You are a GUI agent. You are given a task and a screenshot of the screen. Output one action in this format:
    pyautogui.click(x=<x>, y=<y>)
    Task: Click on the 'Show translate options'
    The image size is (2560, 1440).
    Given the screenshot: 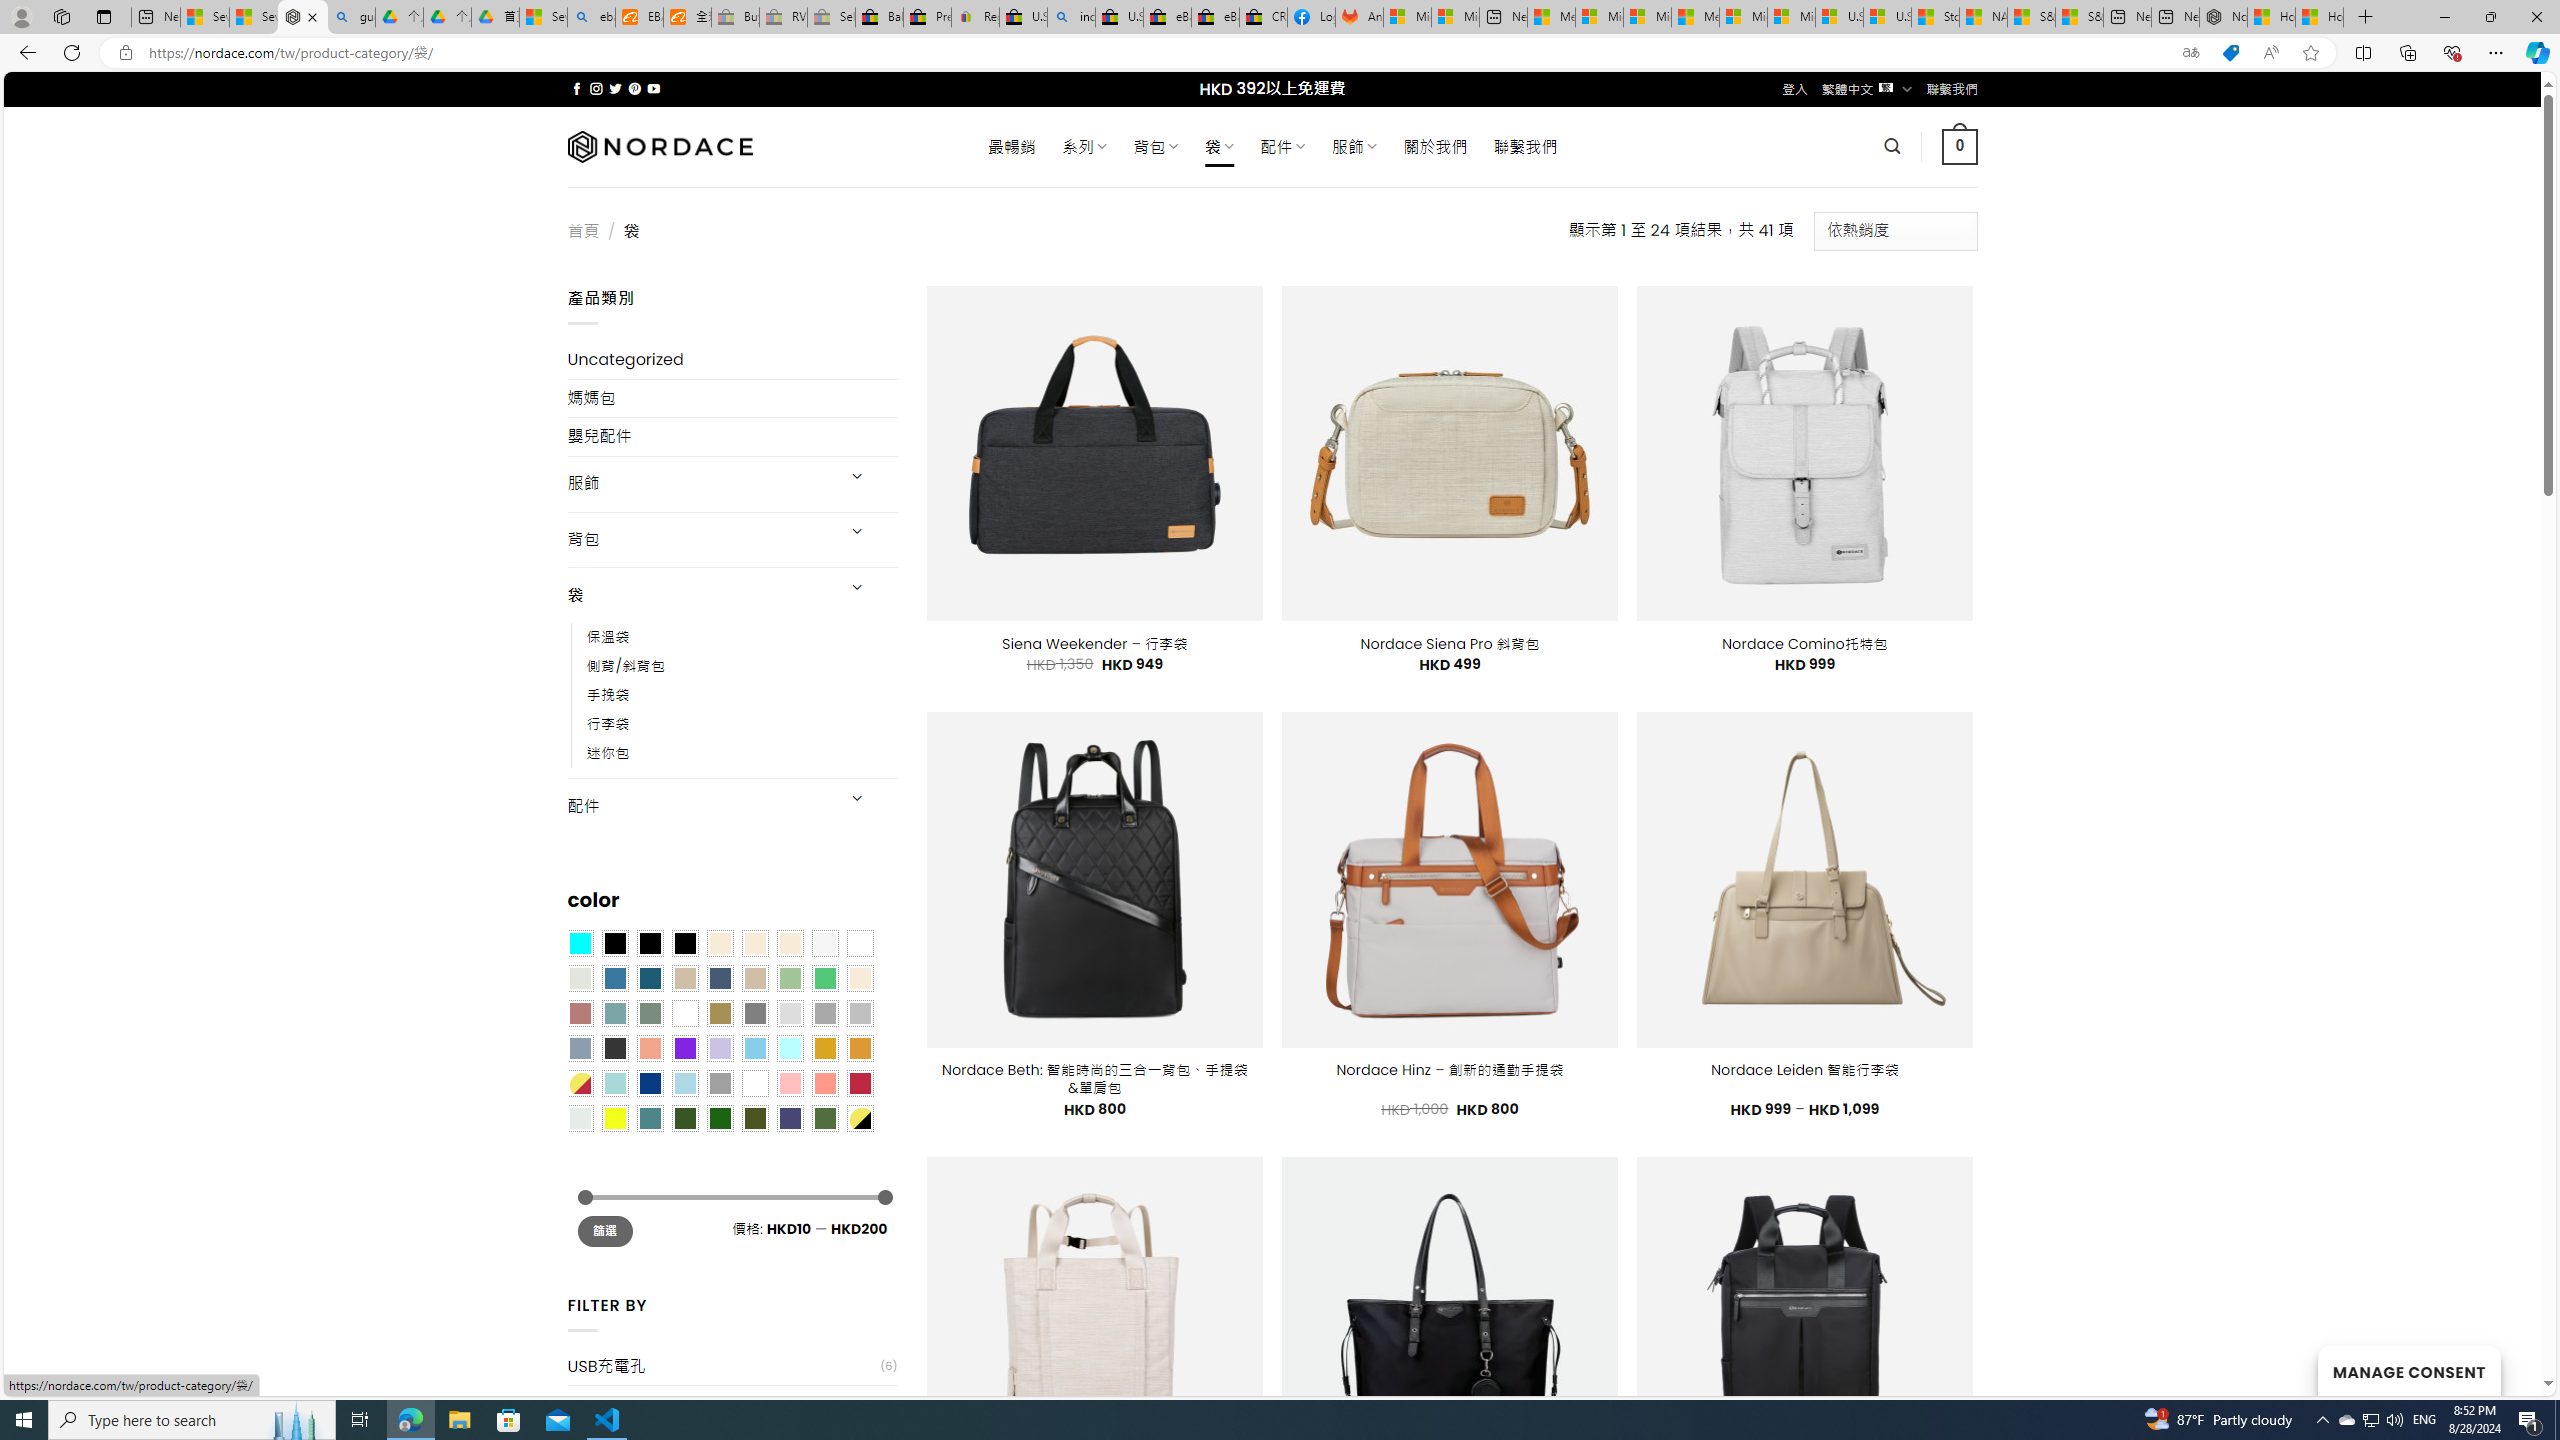 What is the action you would take?
    pyautogui.click(x=2190, y=53)
    